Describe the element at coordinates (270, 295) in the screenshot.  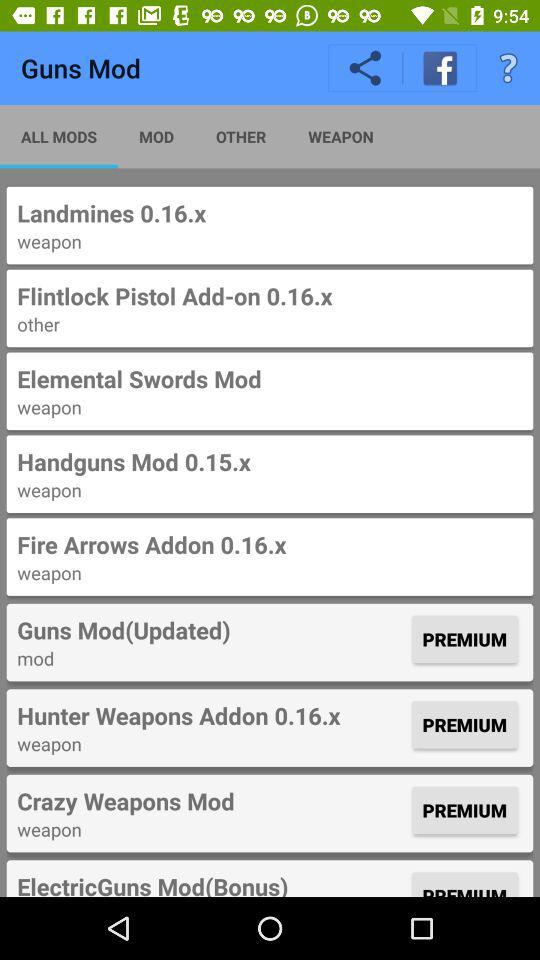
I see `the icon above the other icon` at that location.